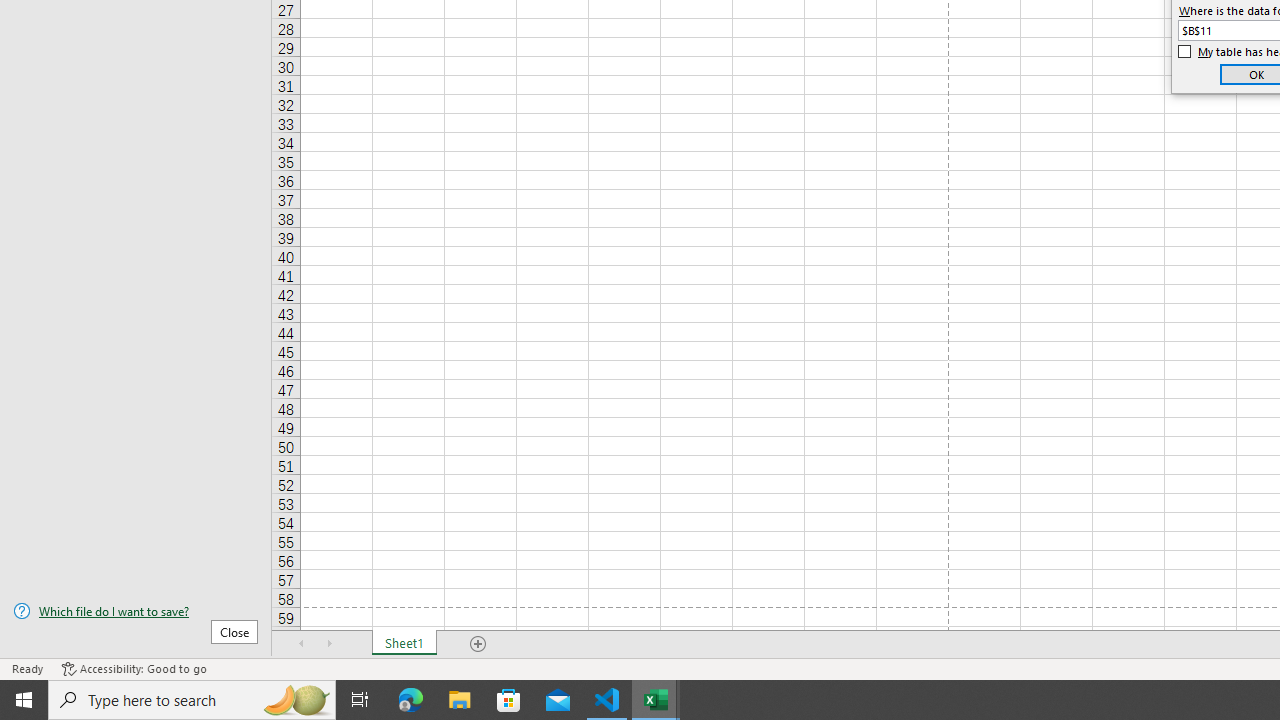  What do you see at coordinates (403, 644) in the screenshot?
I see `'Sheet1'` at bounding box center [403, 644].